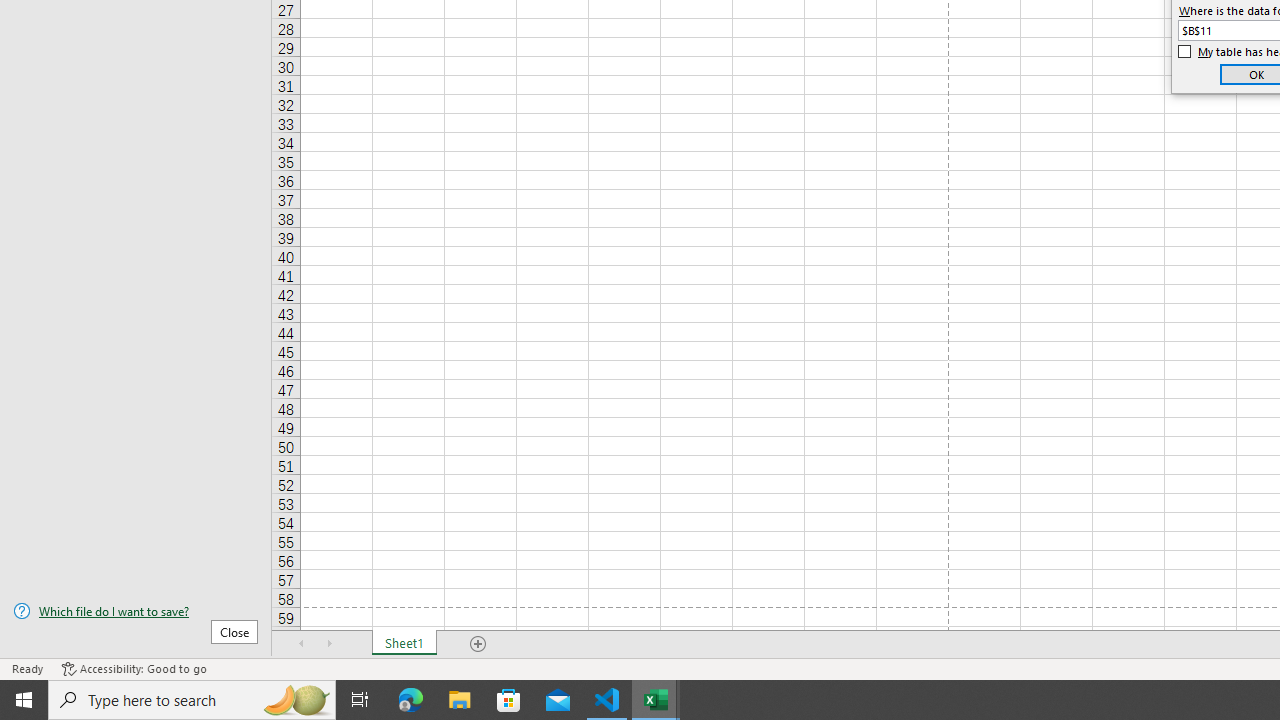  What do you see at coordinates (403, 644) in the screenshot?
I see `'Sheet1'` at bounding box center [403, 644].